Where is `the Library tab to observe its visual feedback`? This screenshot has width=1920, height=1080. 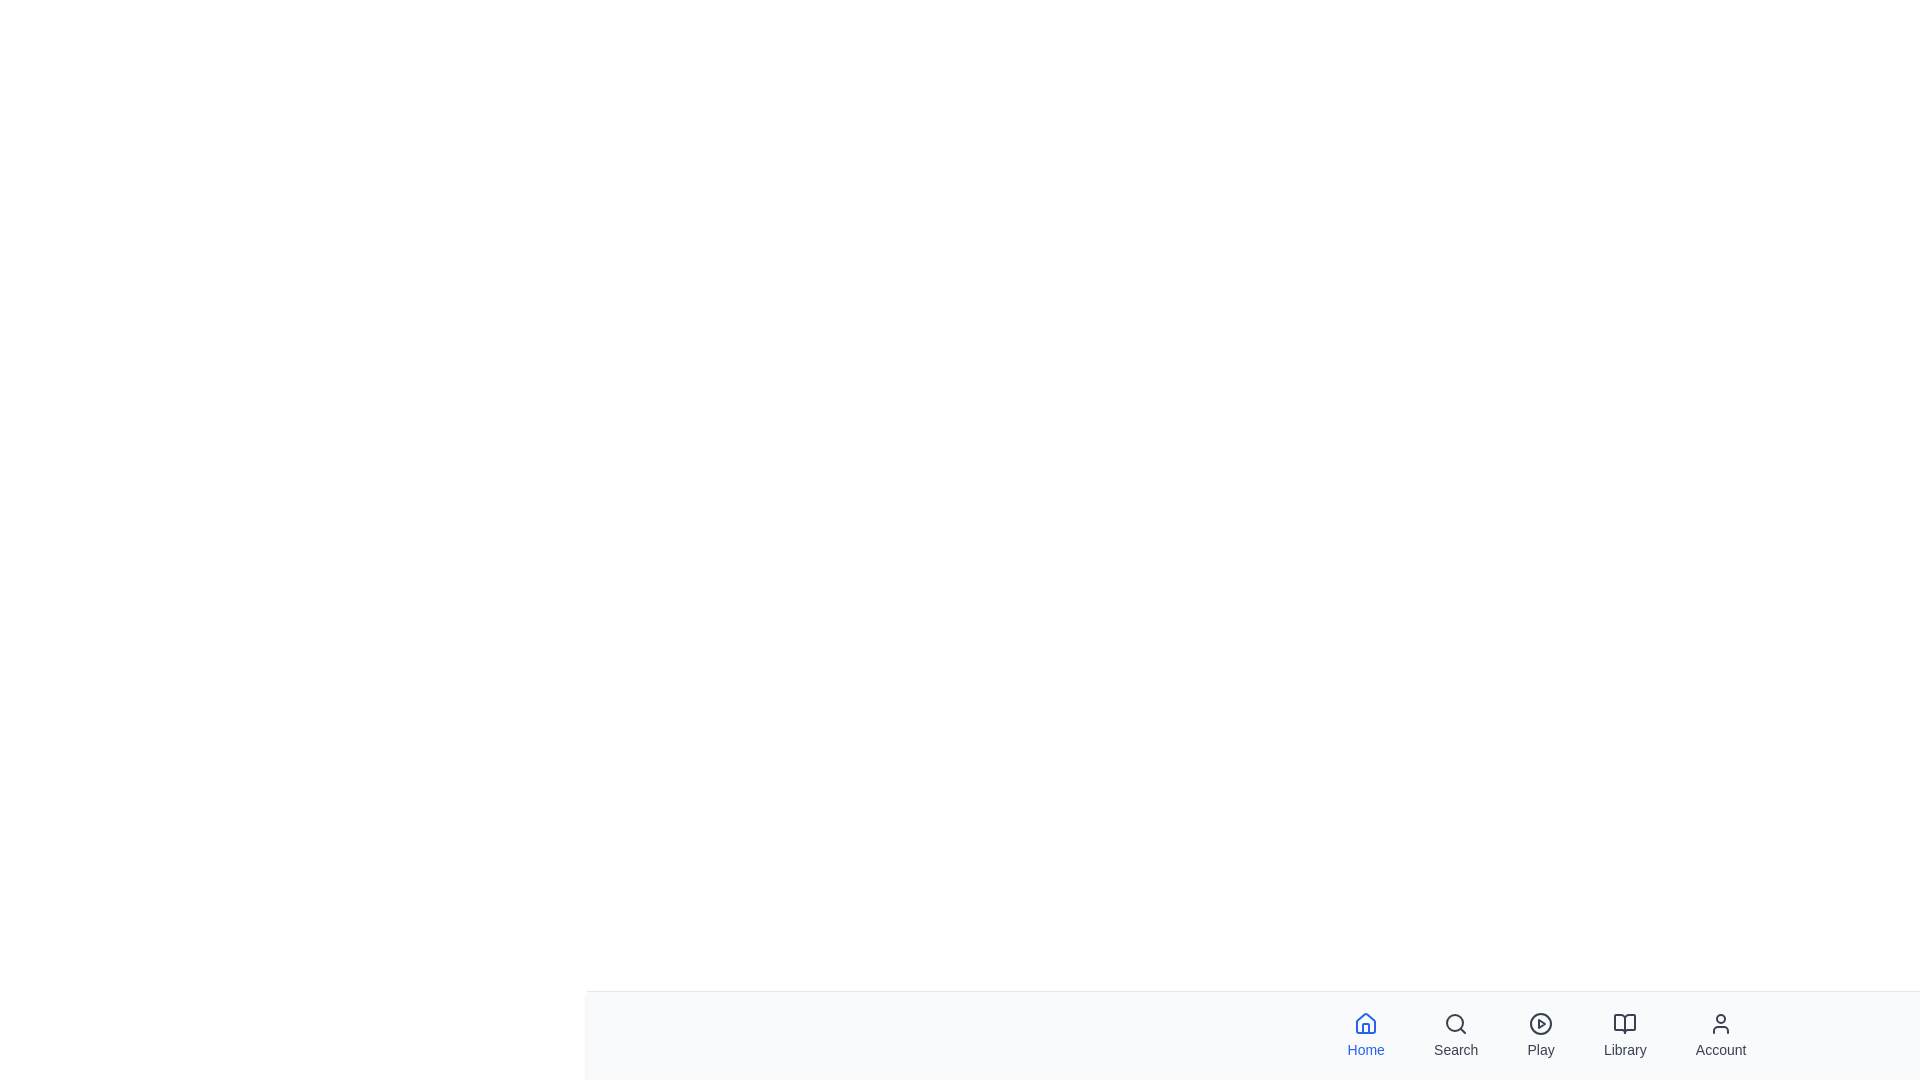 the Library tab to observe its visual feedback is located at coordinates (1625, 1035).